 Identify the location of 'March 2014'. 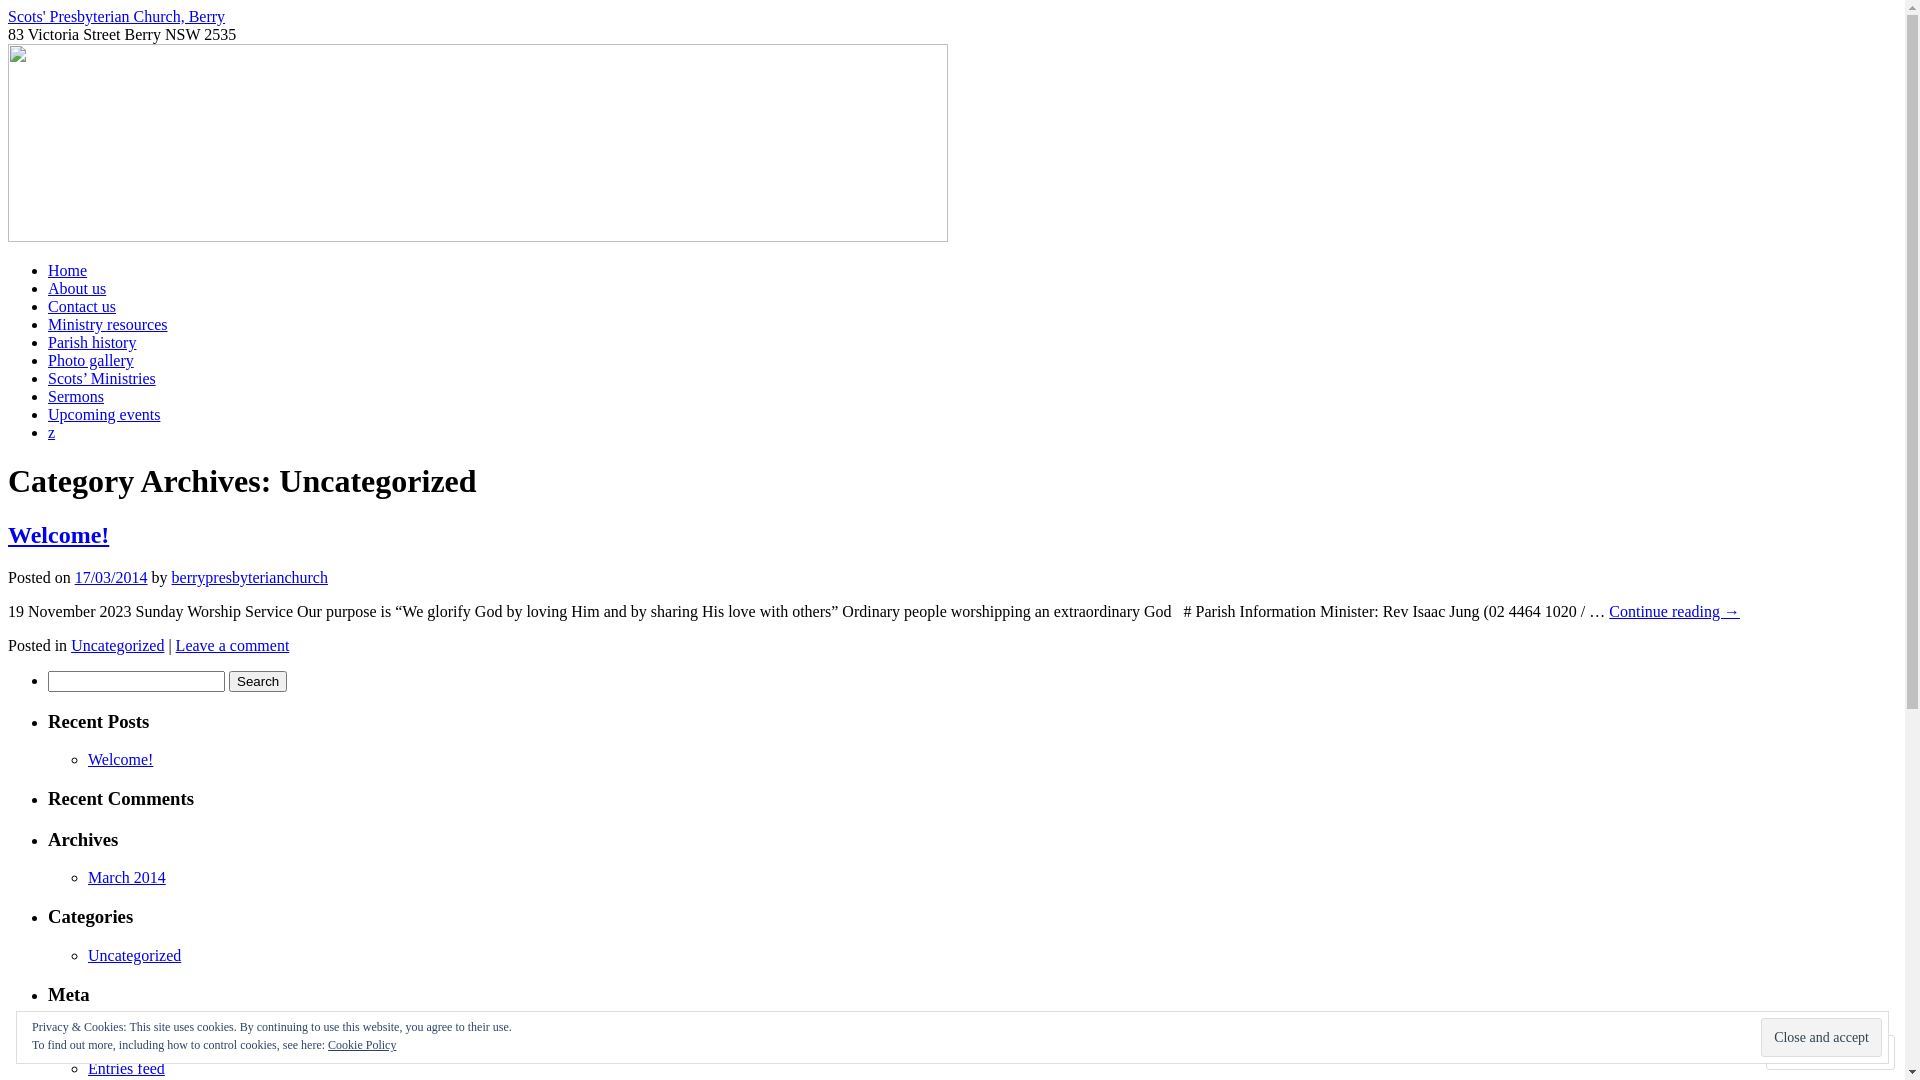
(125, 876).